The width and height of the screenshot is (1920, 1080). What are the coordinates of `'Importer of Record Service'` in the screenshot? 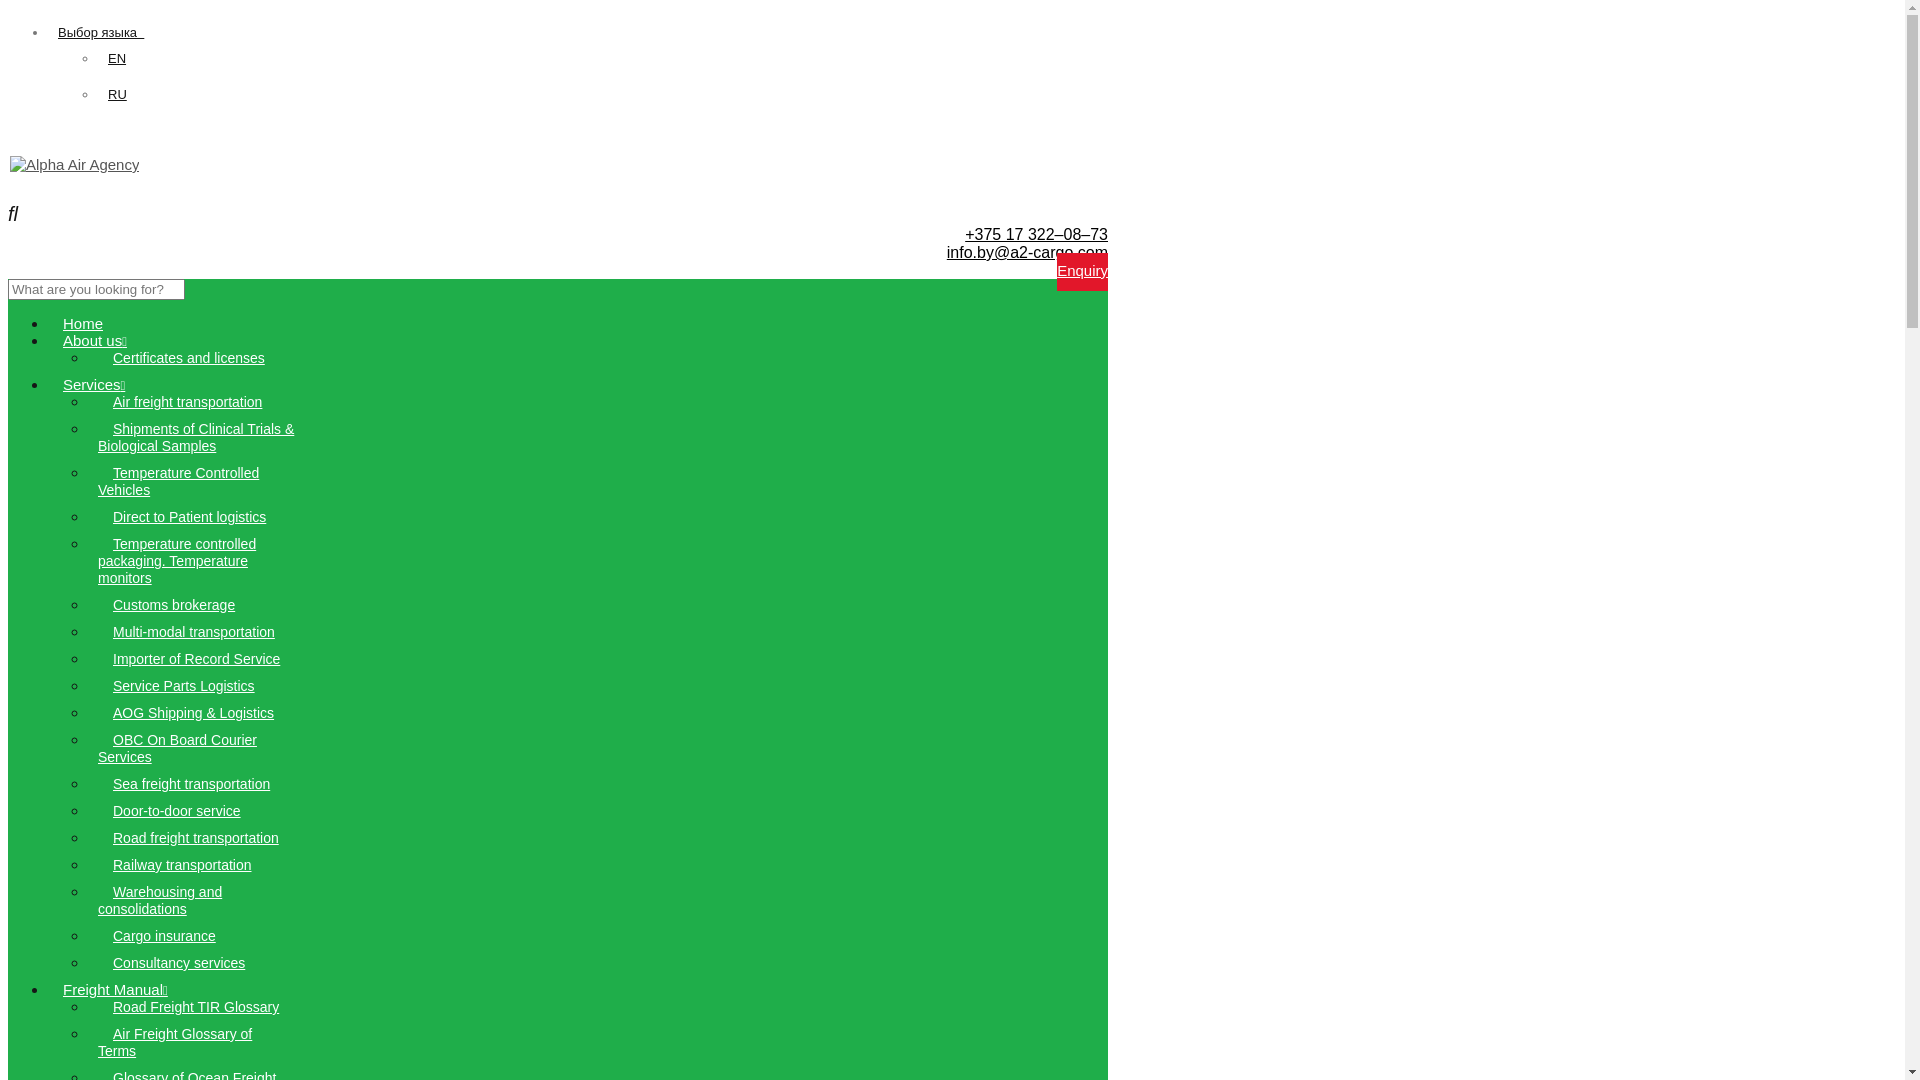 It's located at (196, 659).